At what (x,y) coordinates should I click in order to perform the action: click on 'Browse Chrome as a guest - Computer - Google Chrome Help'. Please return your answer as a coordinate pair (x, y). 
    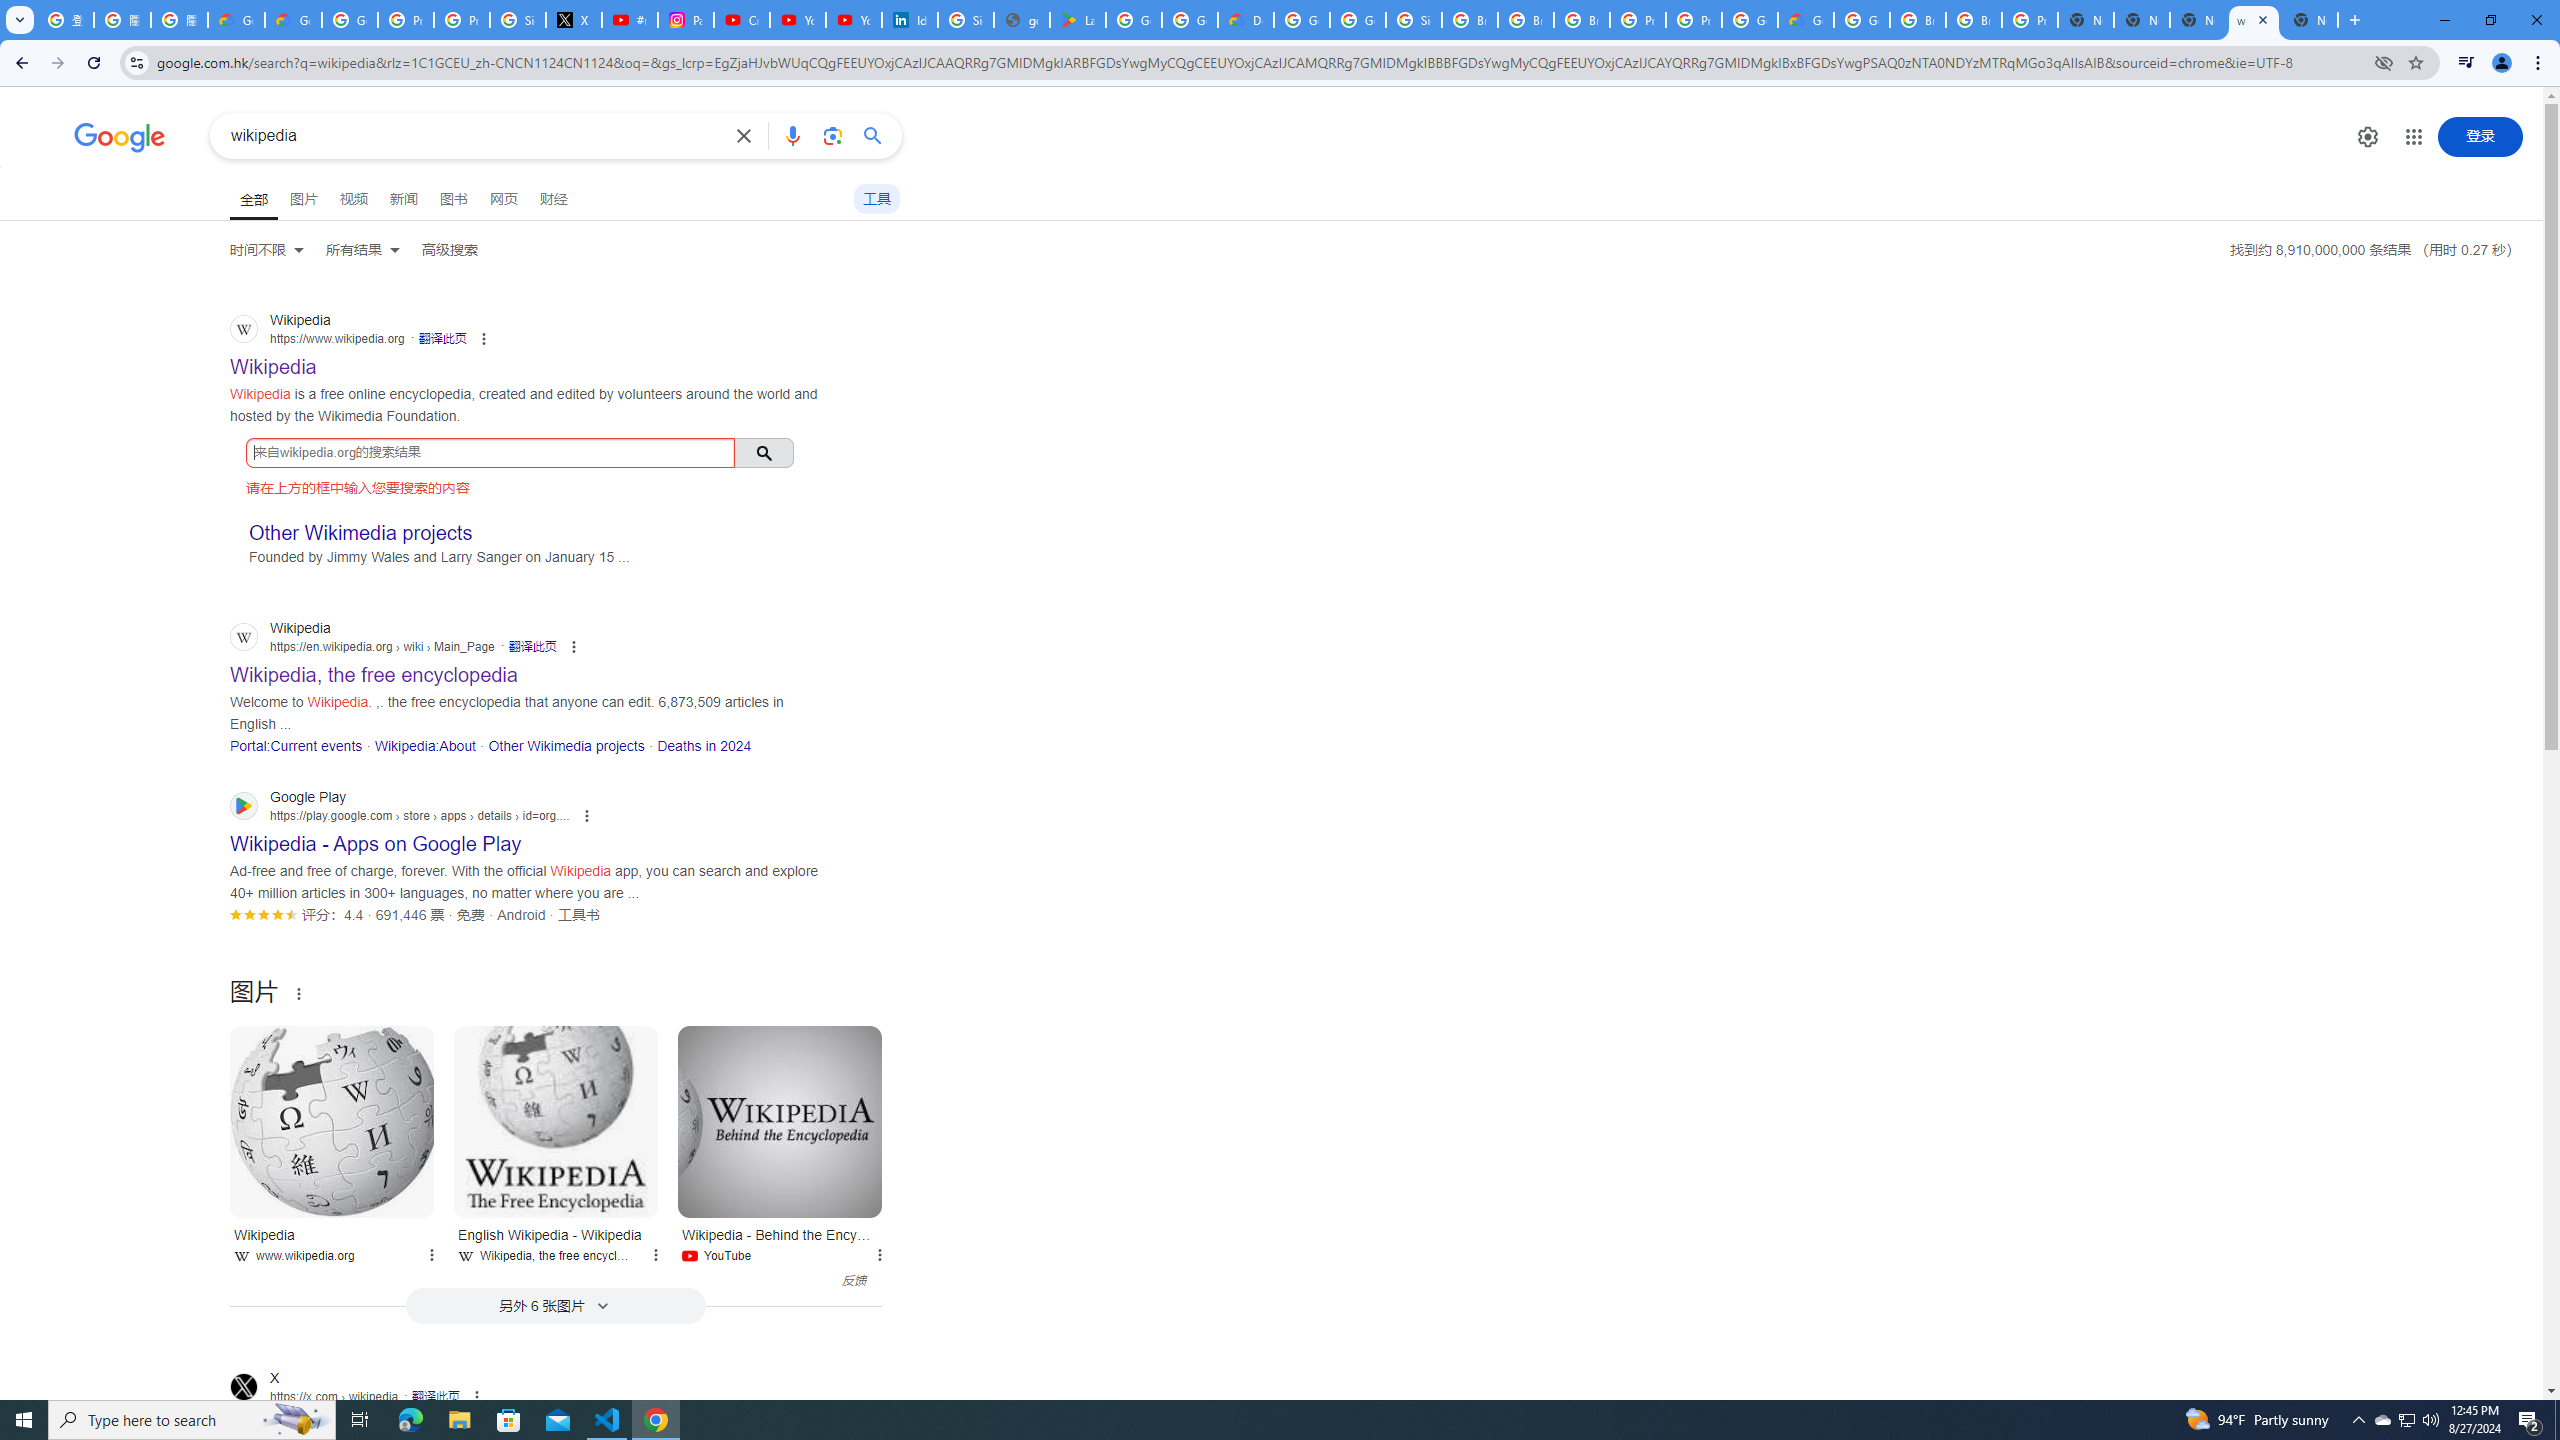
    Looking at the image, I should click on (1917, 19).